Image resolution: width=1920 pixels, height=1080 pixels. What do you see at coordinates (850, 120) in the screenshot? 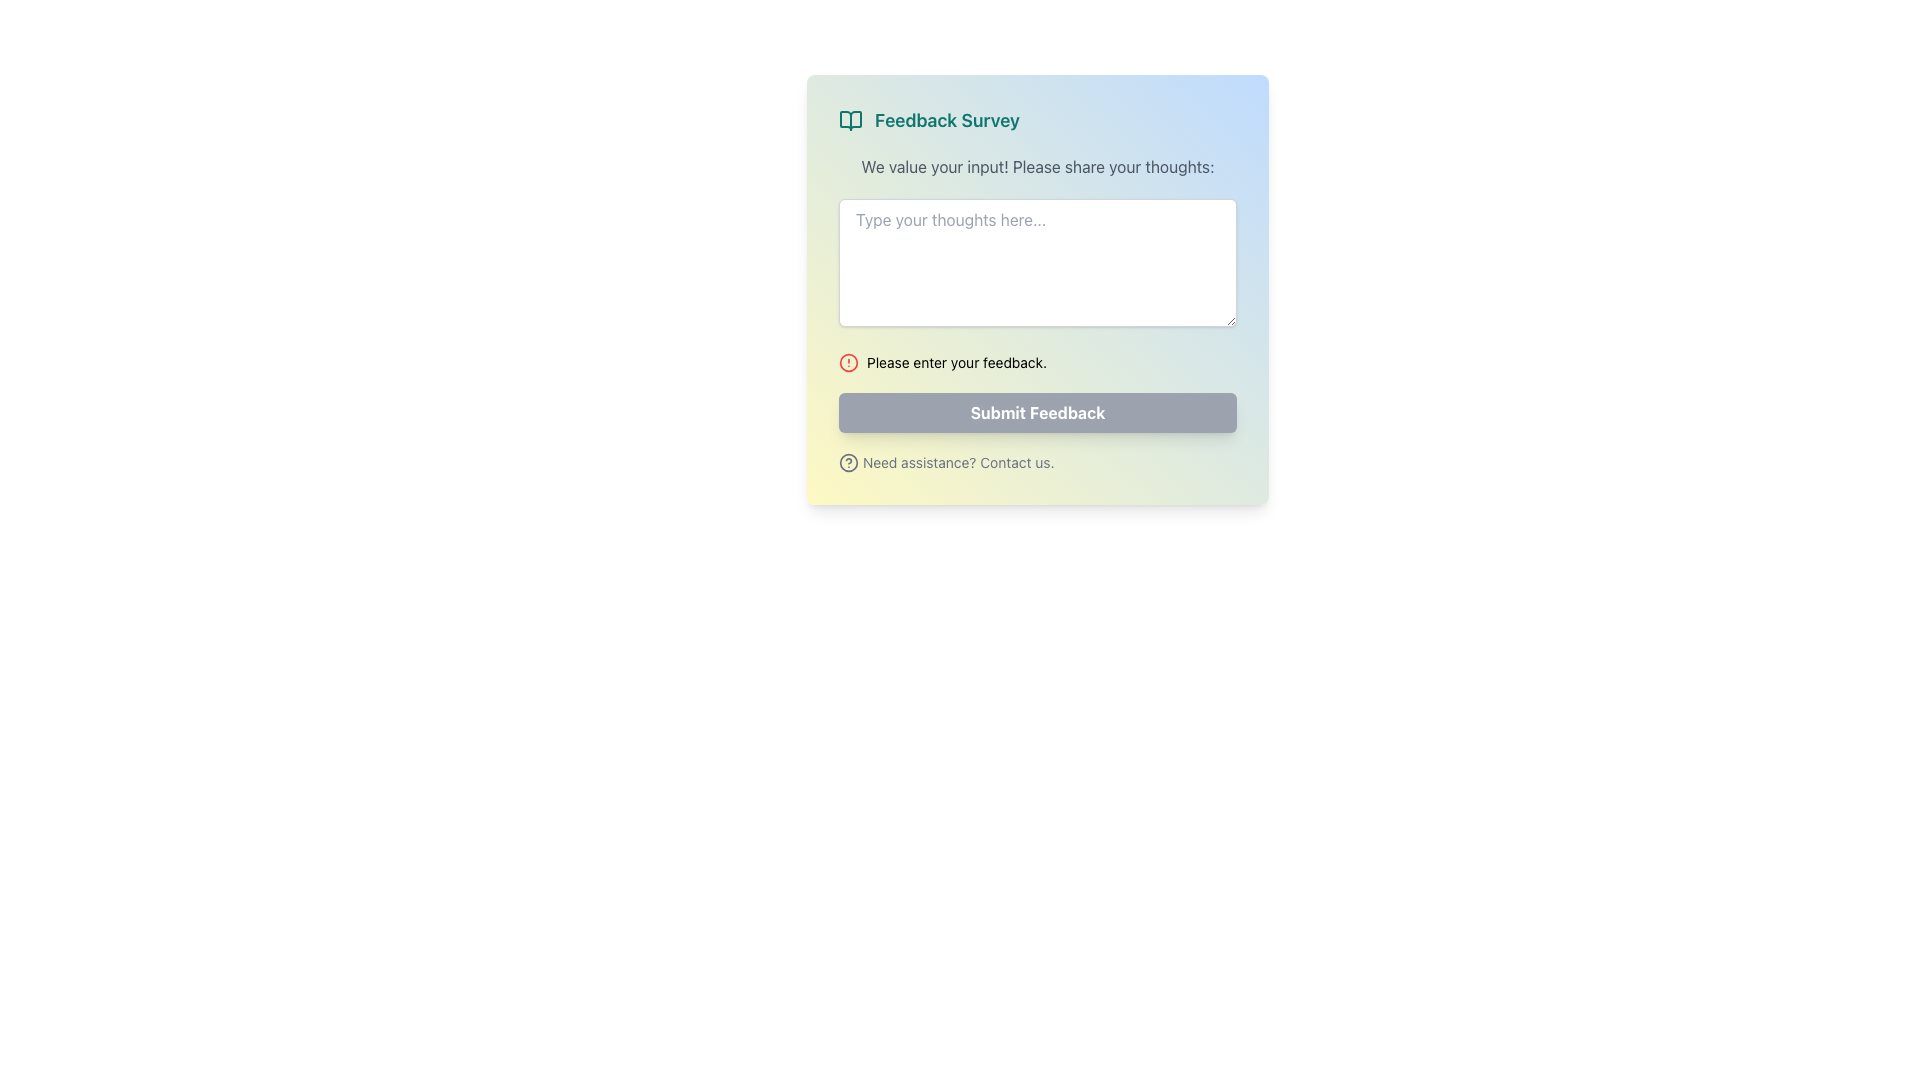
I see `the decorative icon representing the feedback survey, which is positioned to the left of the 'Feedback Survey' header text in the feedback widget` at bounding box center [850, 120].